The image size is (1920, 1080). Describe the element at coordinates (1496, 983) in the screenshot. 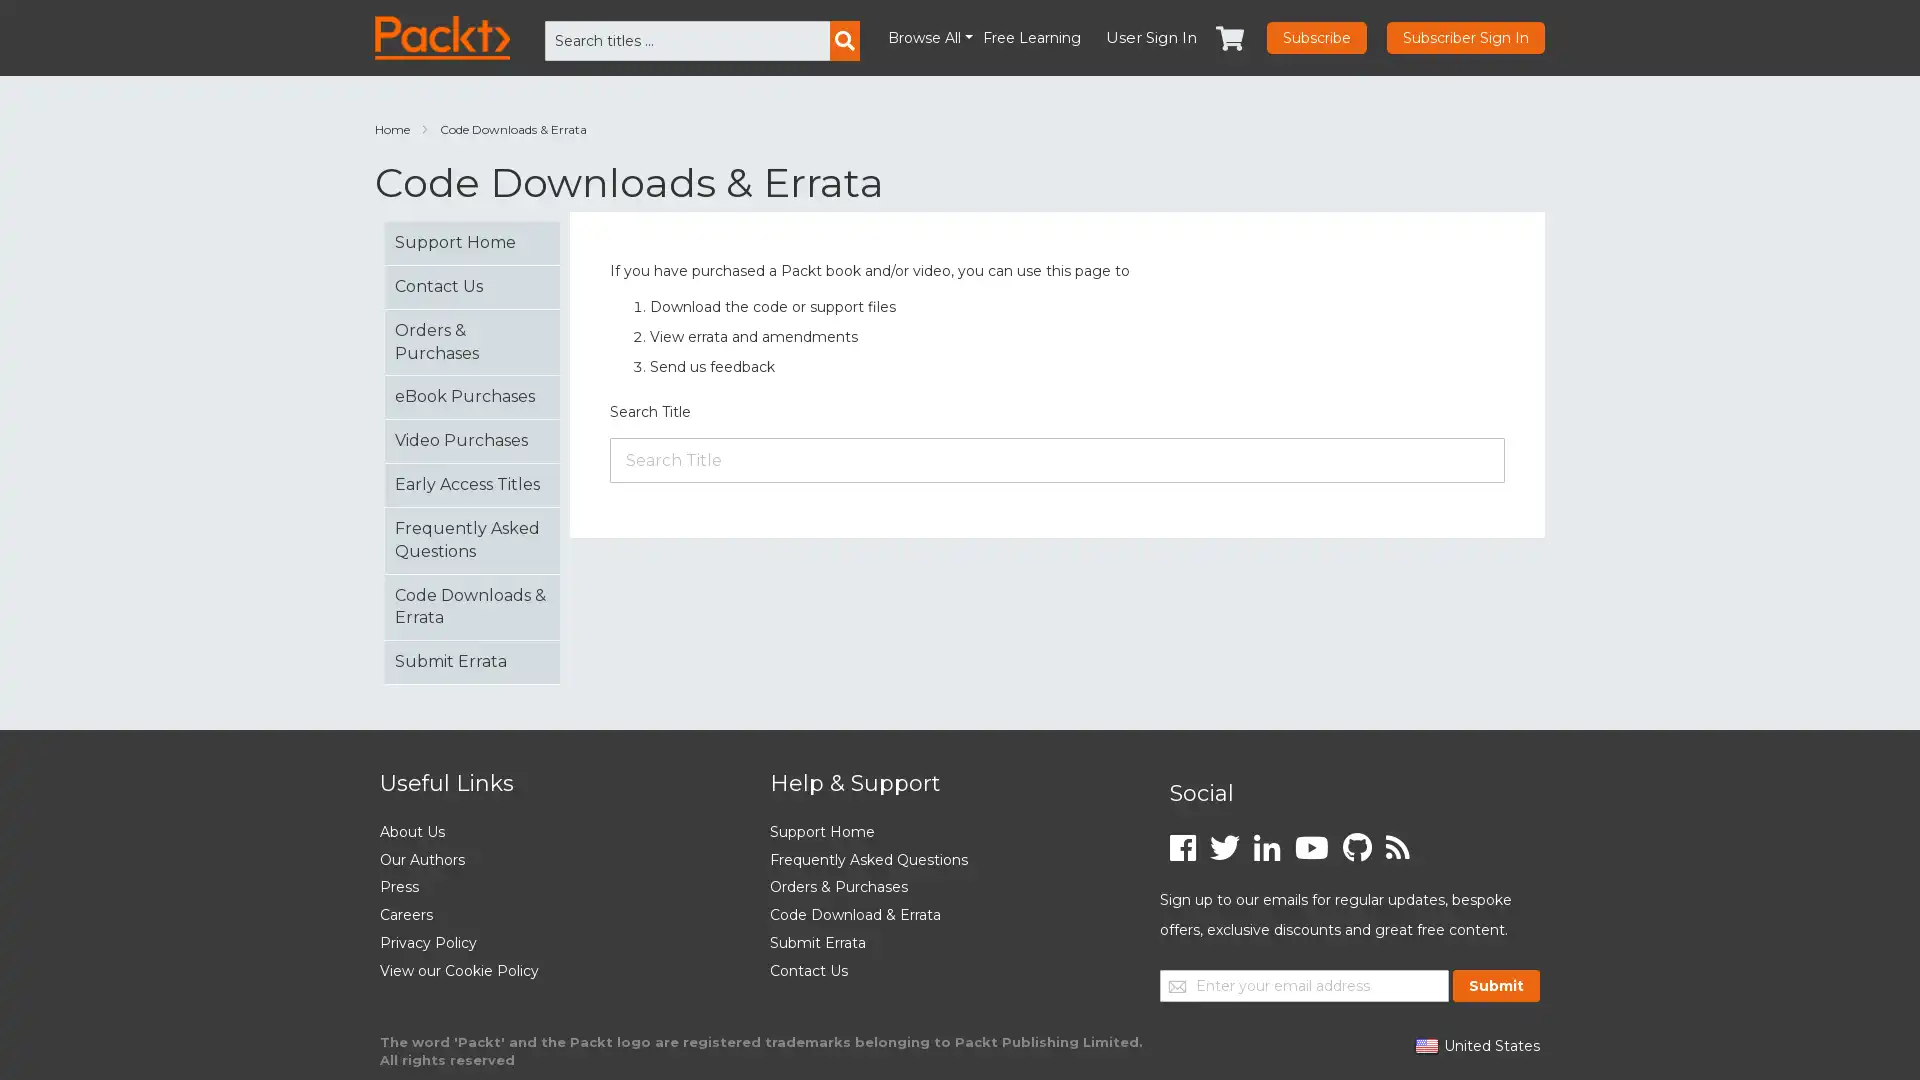

I see `Submit` at that location.